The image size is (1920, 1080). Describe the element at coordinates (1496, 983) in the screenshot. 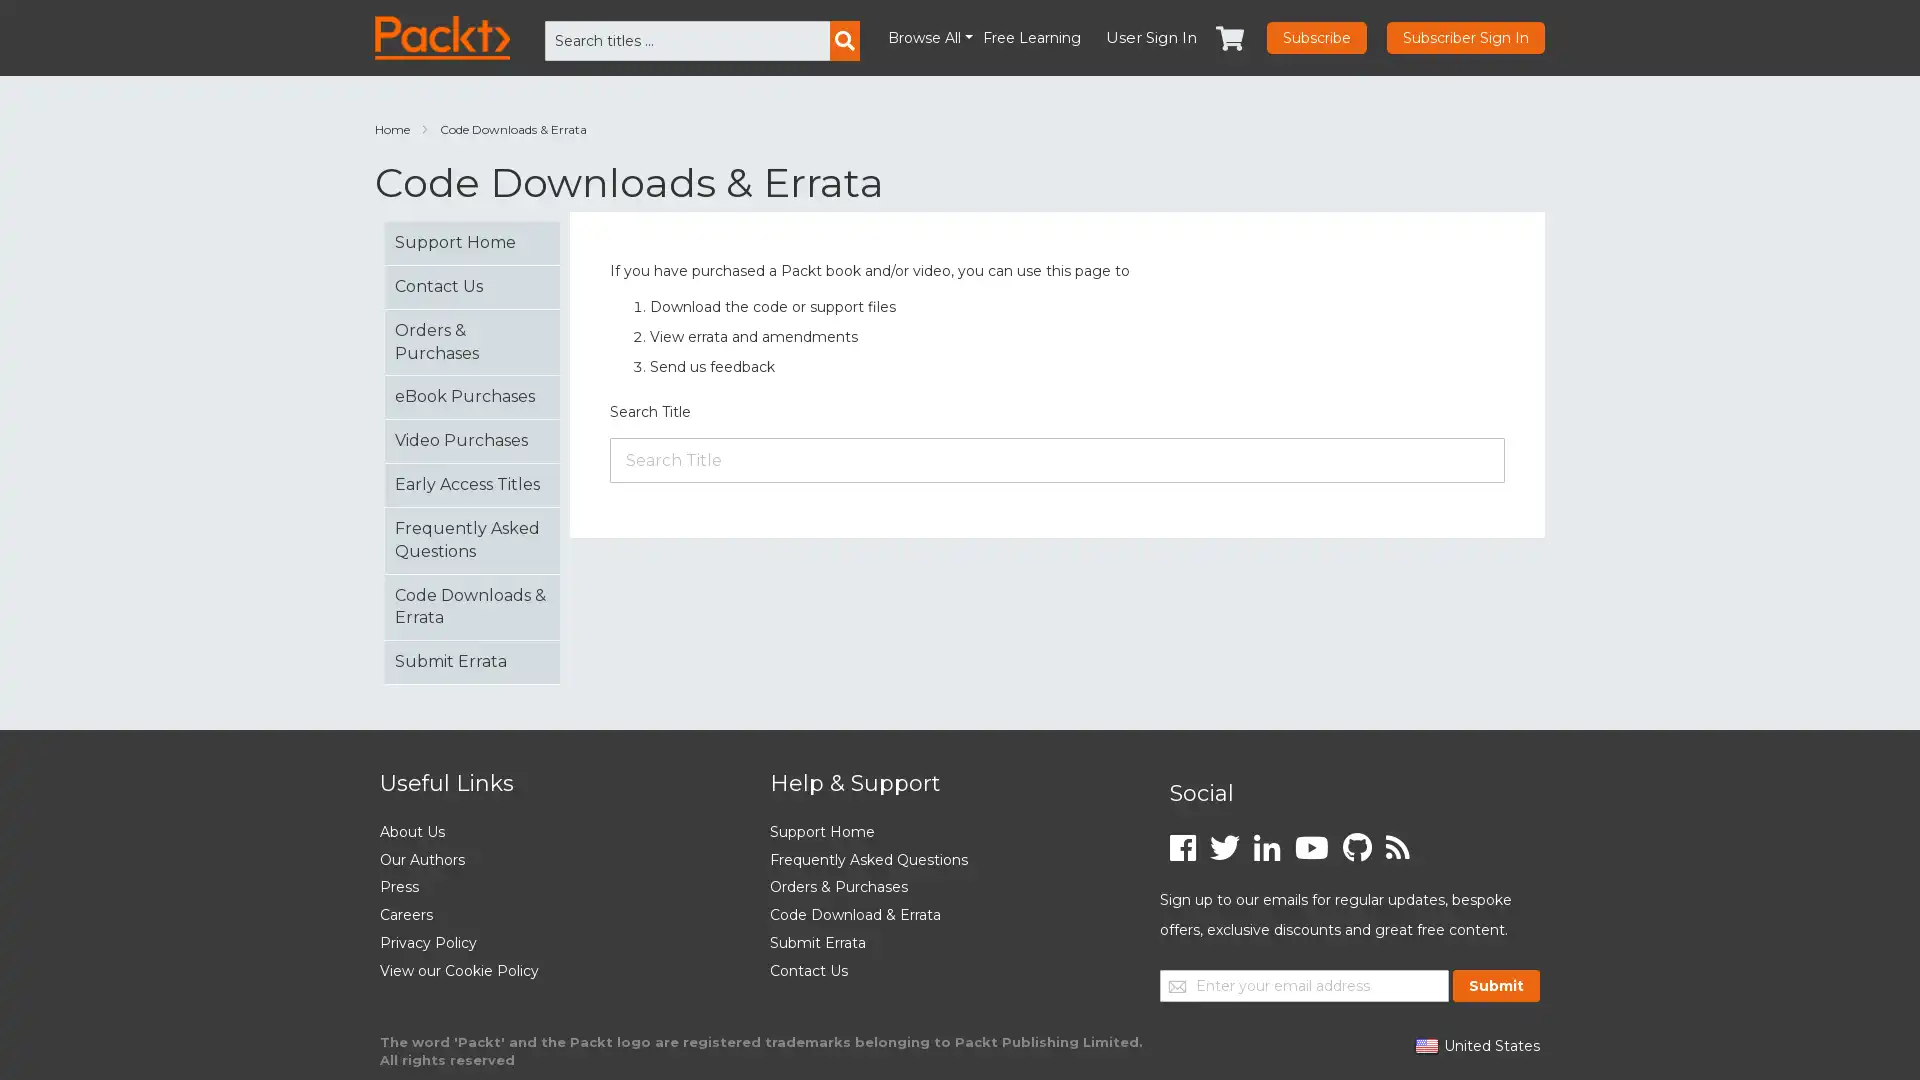

I see `Submit` at that location.